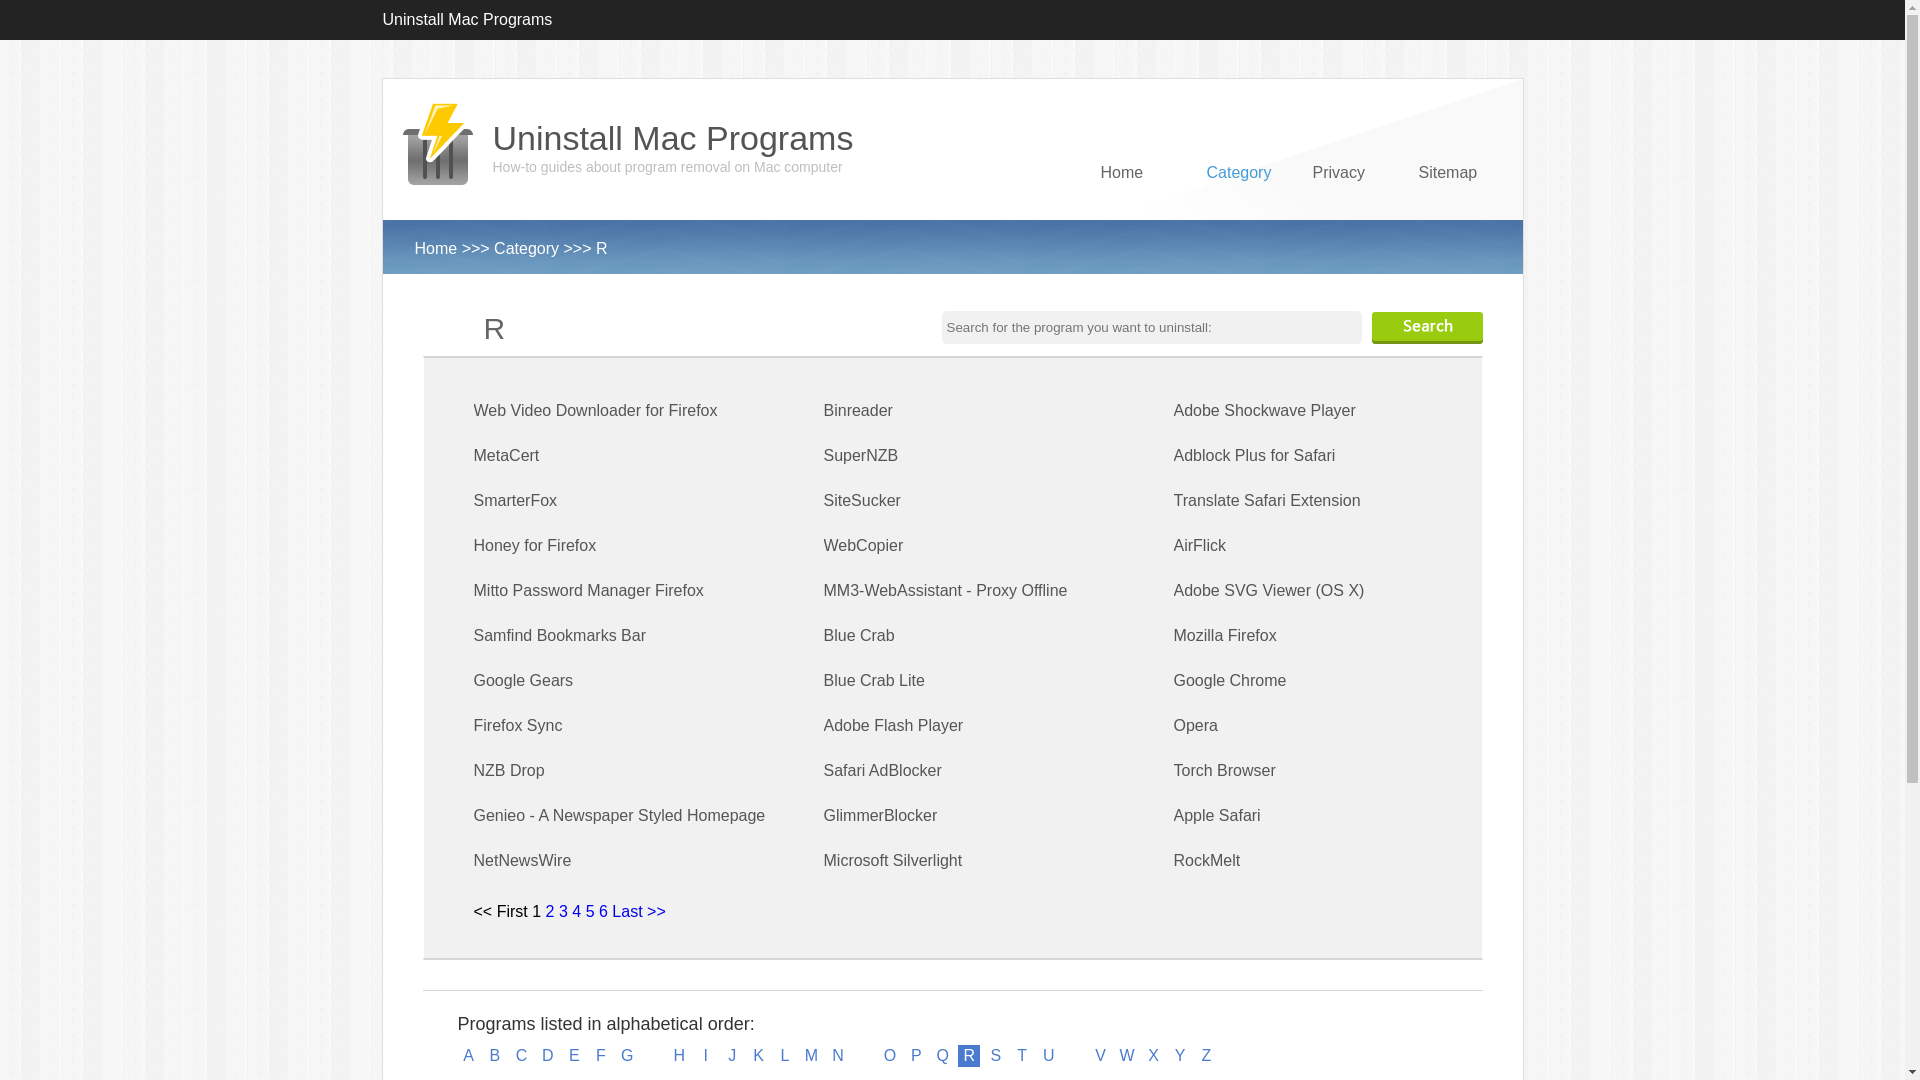  Describe the element at coordinates (811, 1055) in the screenshot. I see `'M'` at that location.